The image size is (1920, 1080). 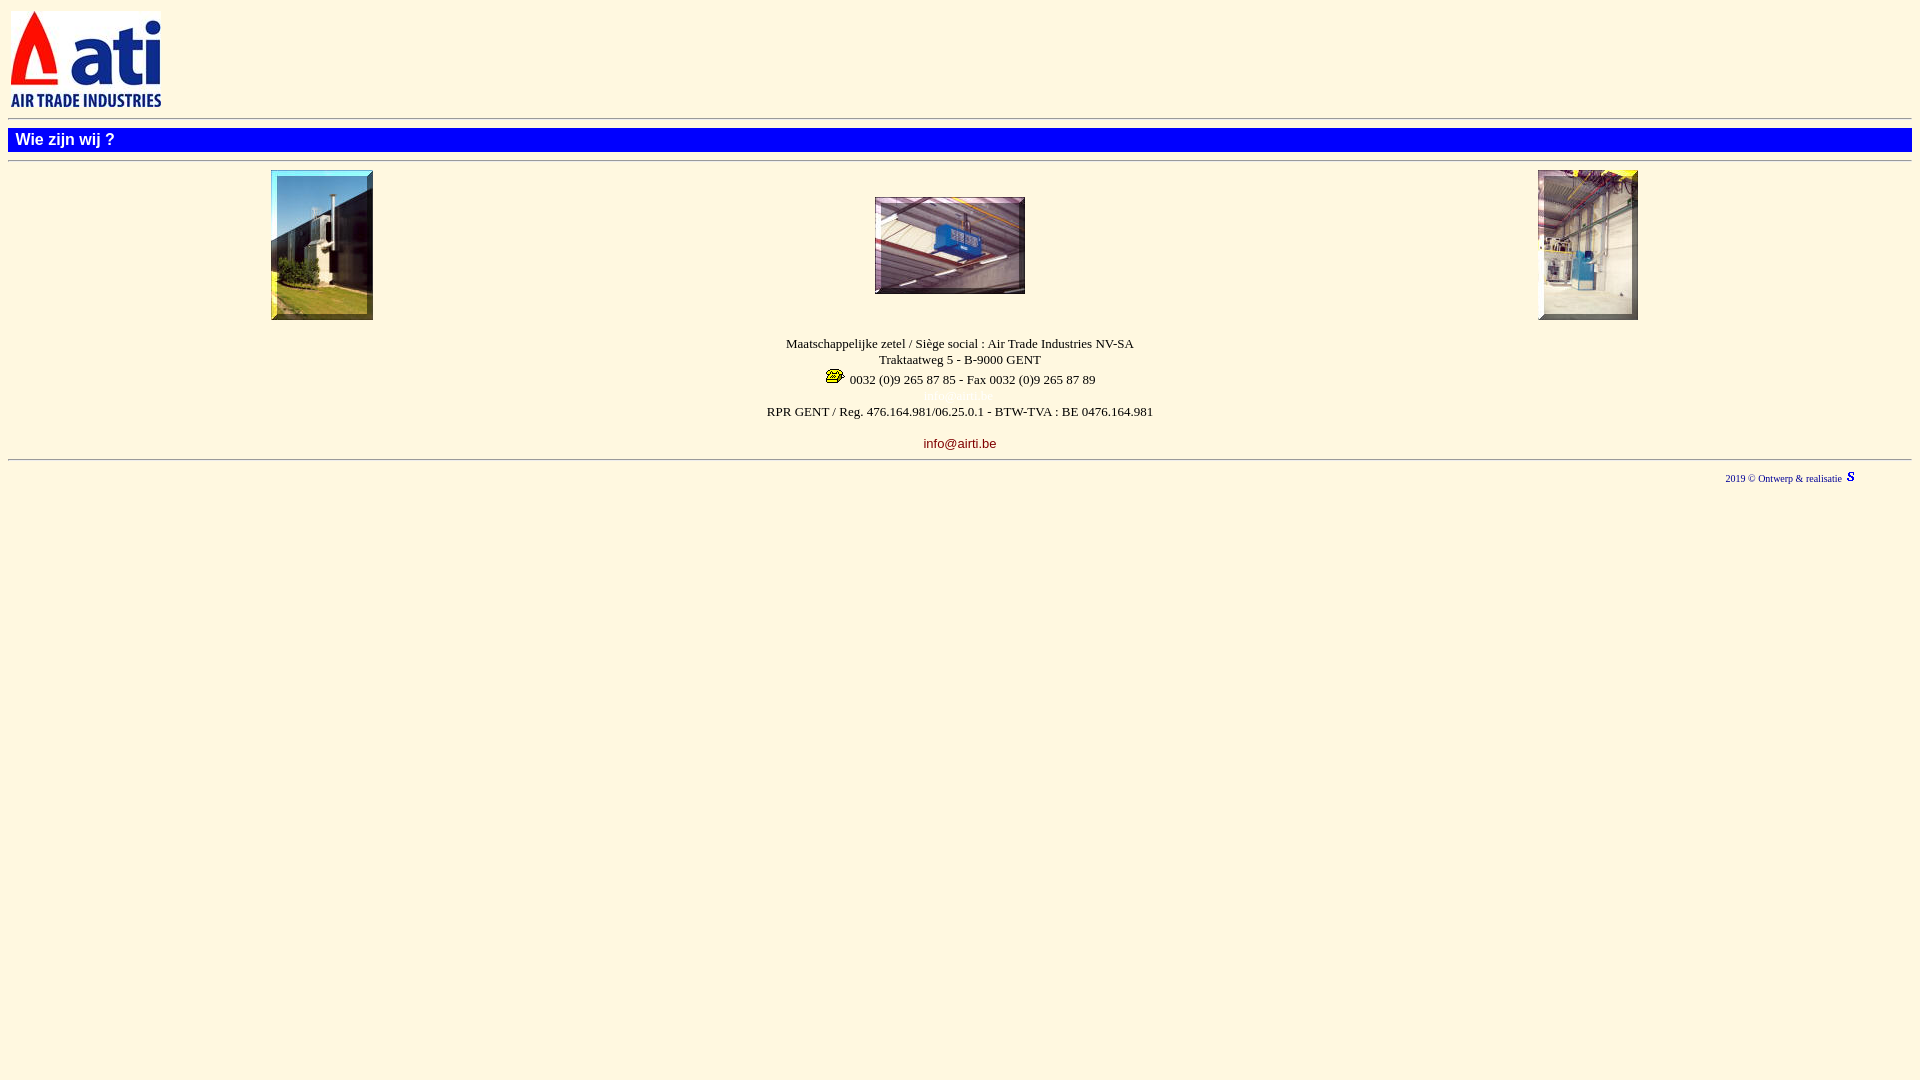 What do you see at coordinates (921, 441) in the screenshot?
I see `'info@airti.be'` at bounding box center [921, 441].